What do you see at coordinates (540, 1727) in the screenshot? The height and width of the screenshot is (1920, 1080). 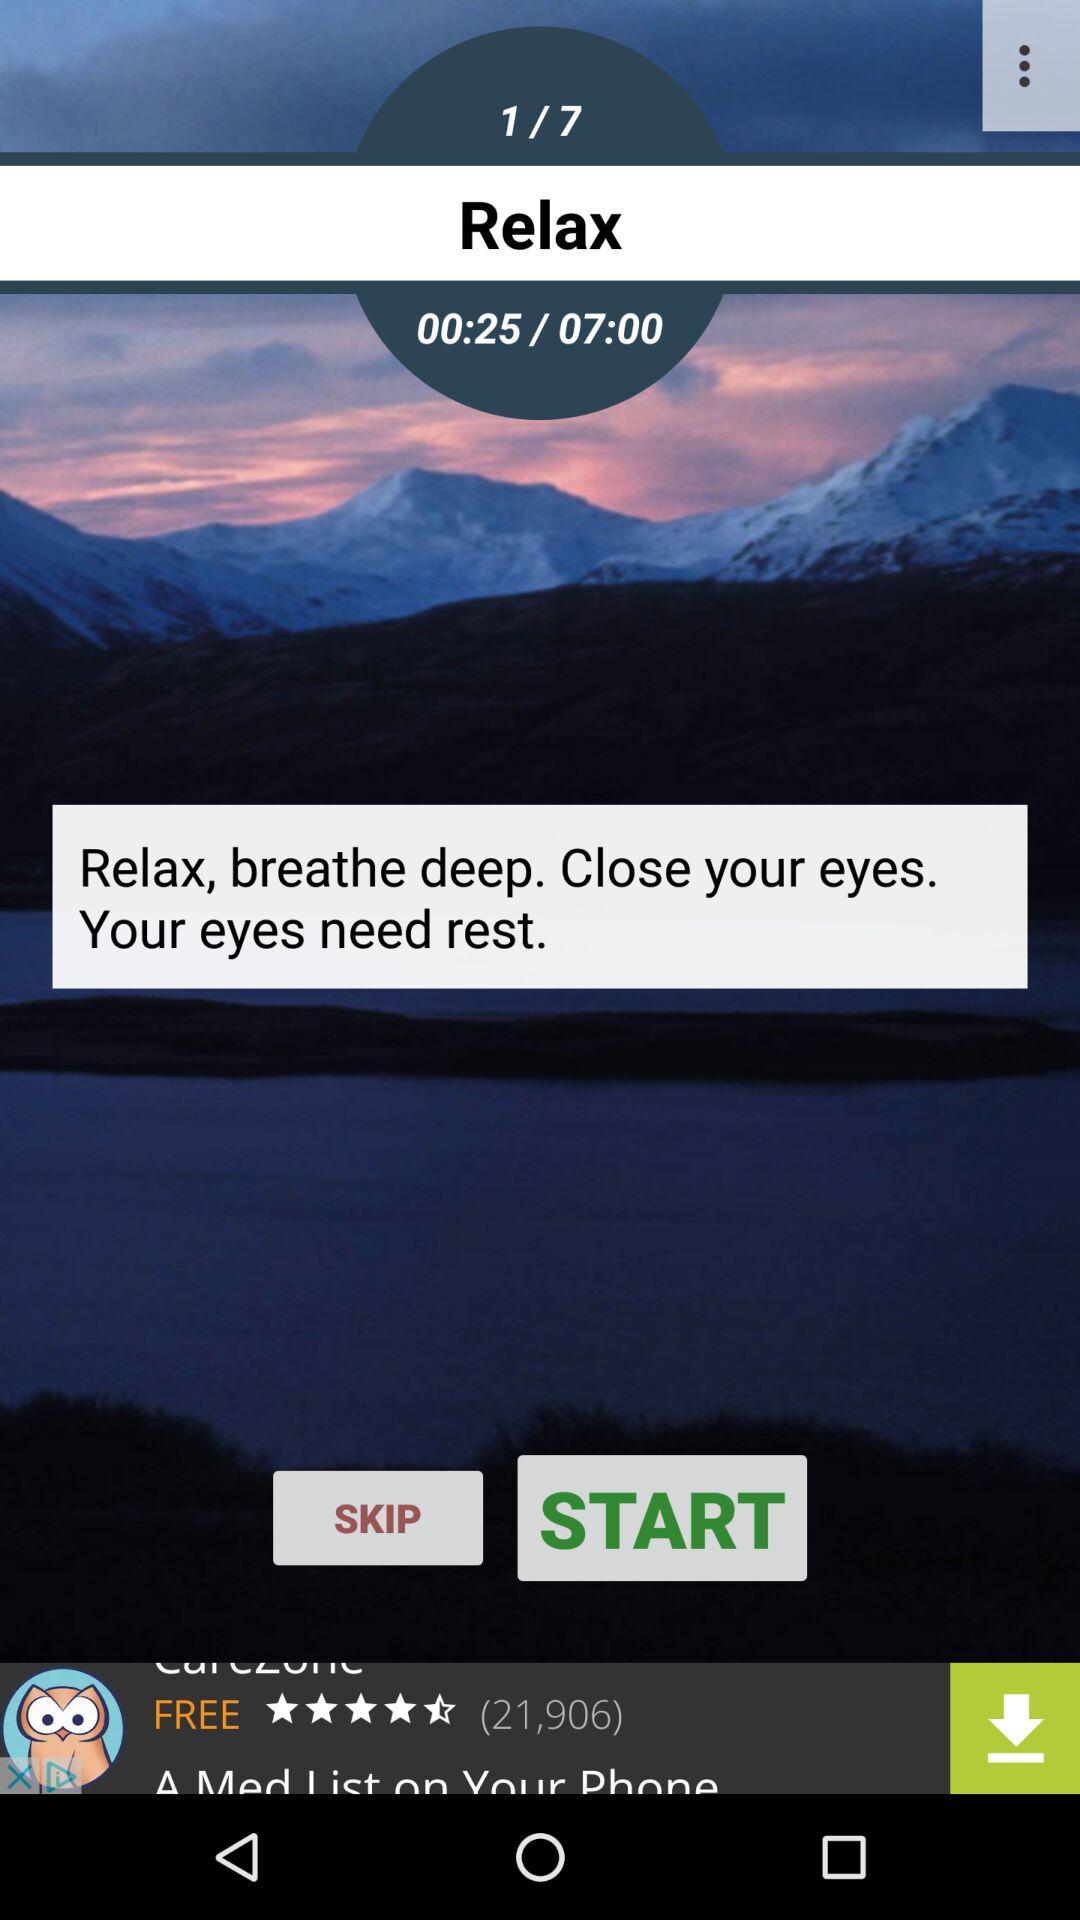 I see `open advertisement` at bounding box center [540, 1727].